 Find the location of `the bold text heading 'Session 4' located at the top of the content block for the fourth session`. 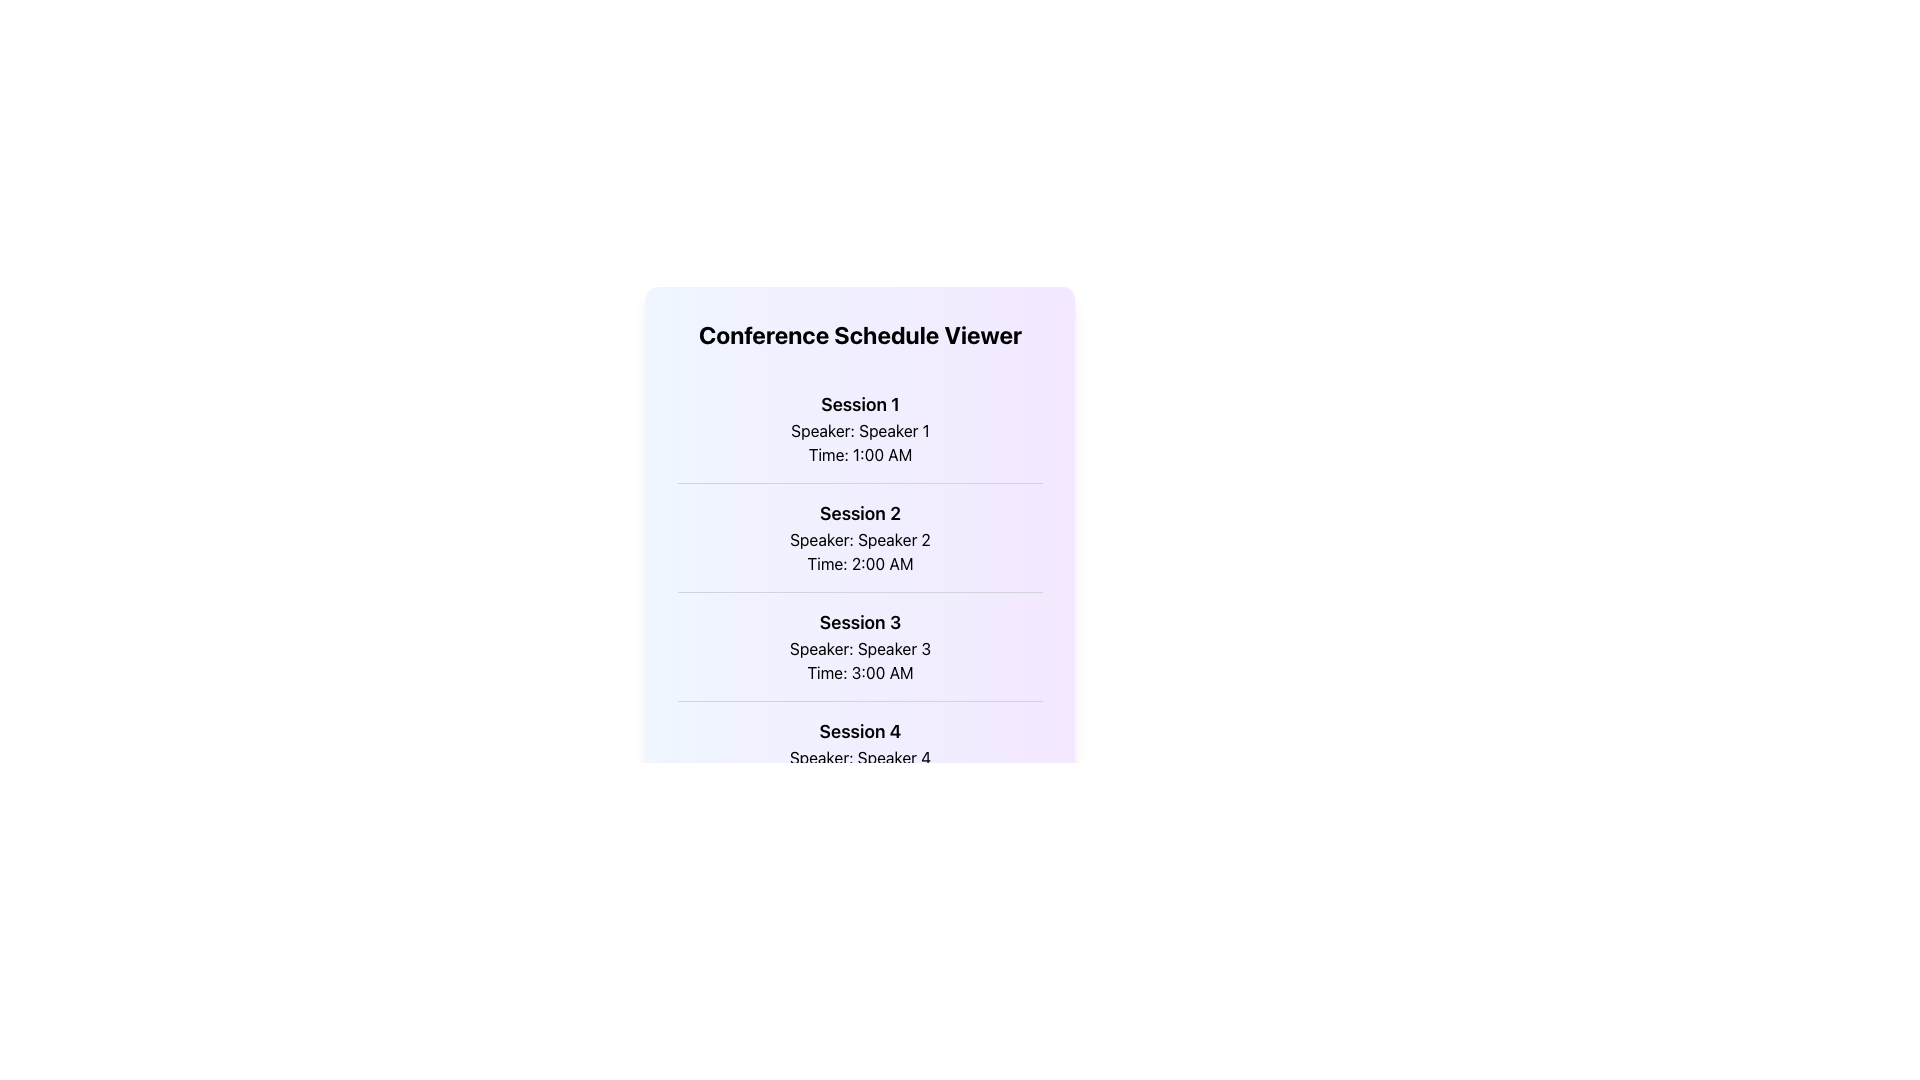

the bold text heading 'Session 4' located at the top of the content block for the fourth session is located at coordinates (860, 732).